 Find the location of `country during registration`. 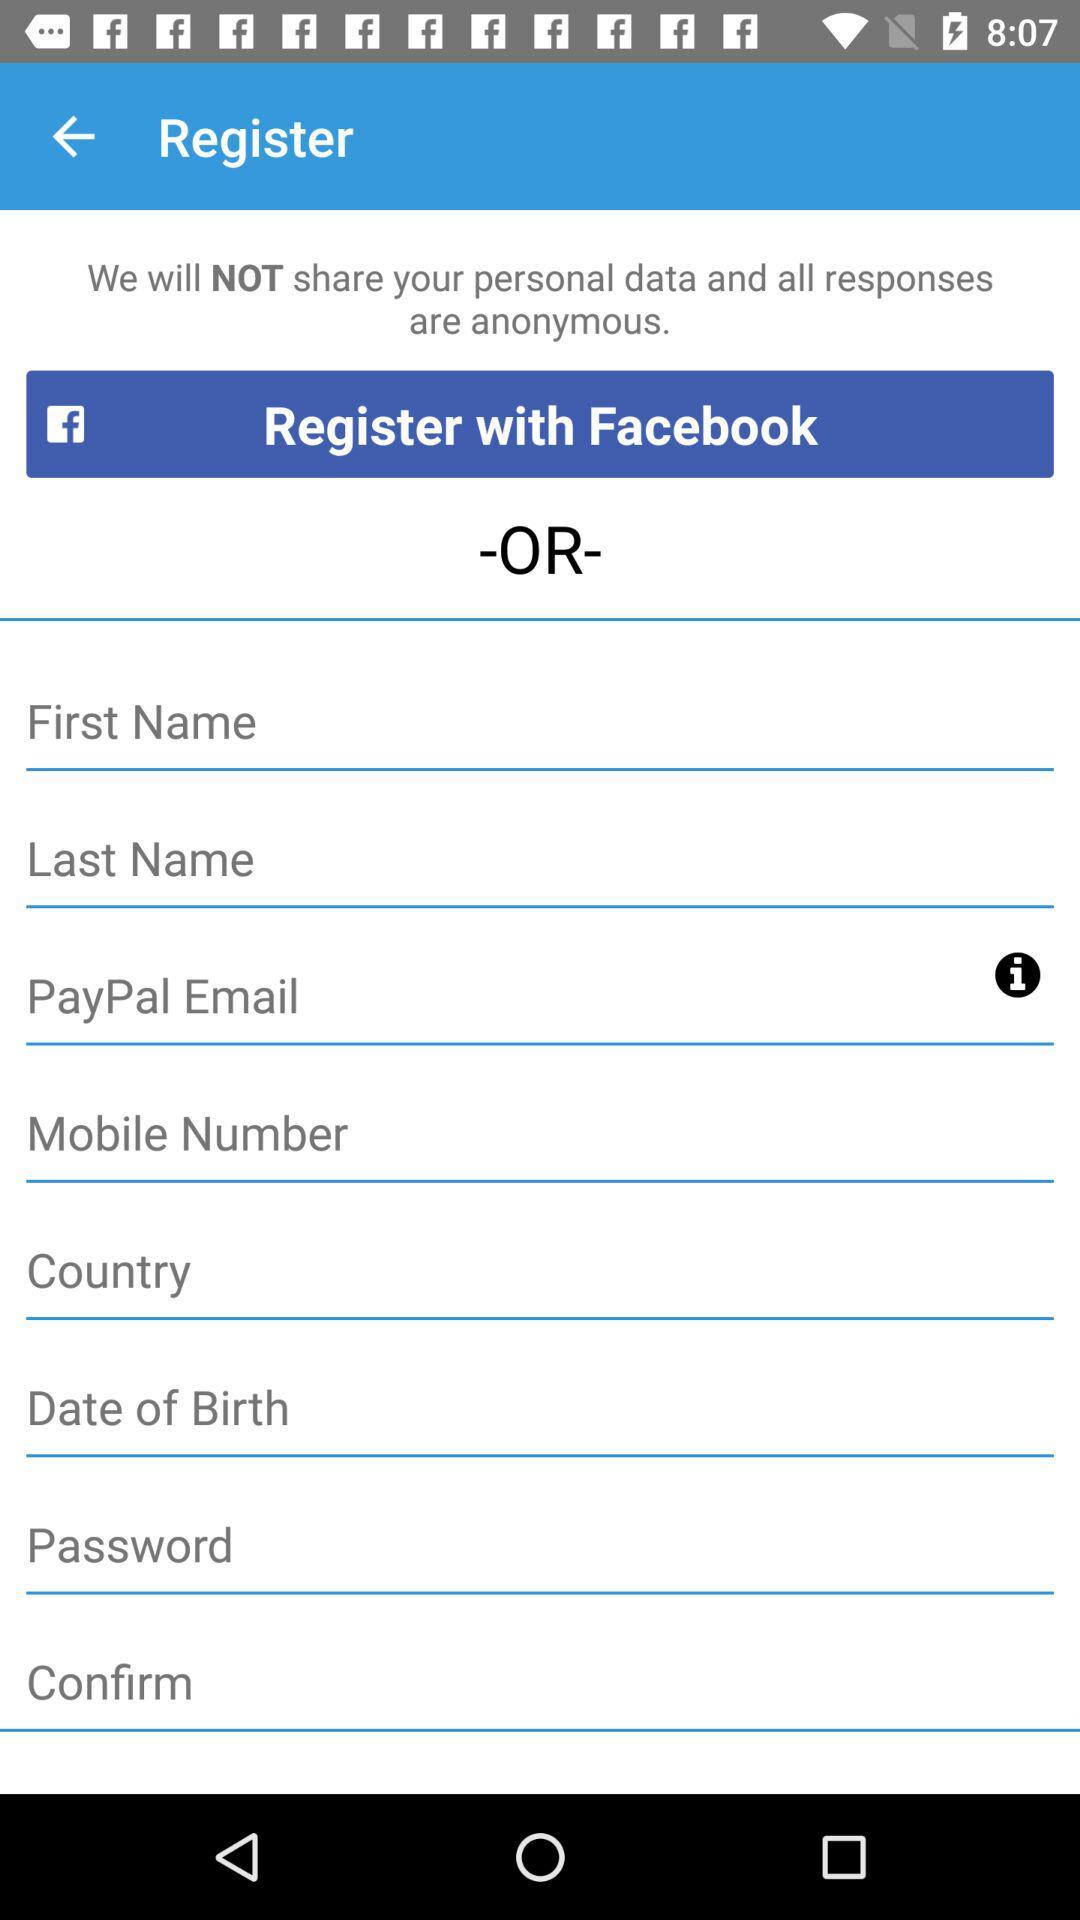

country during registration is located at coordinates (540, 1270).